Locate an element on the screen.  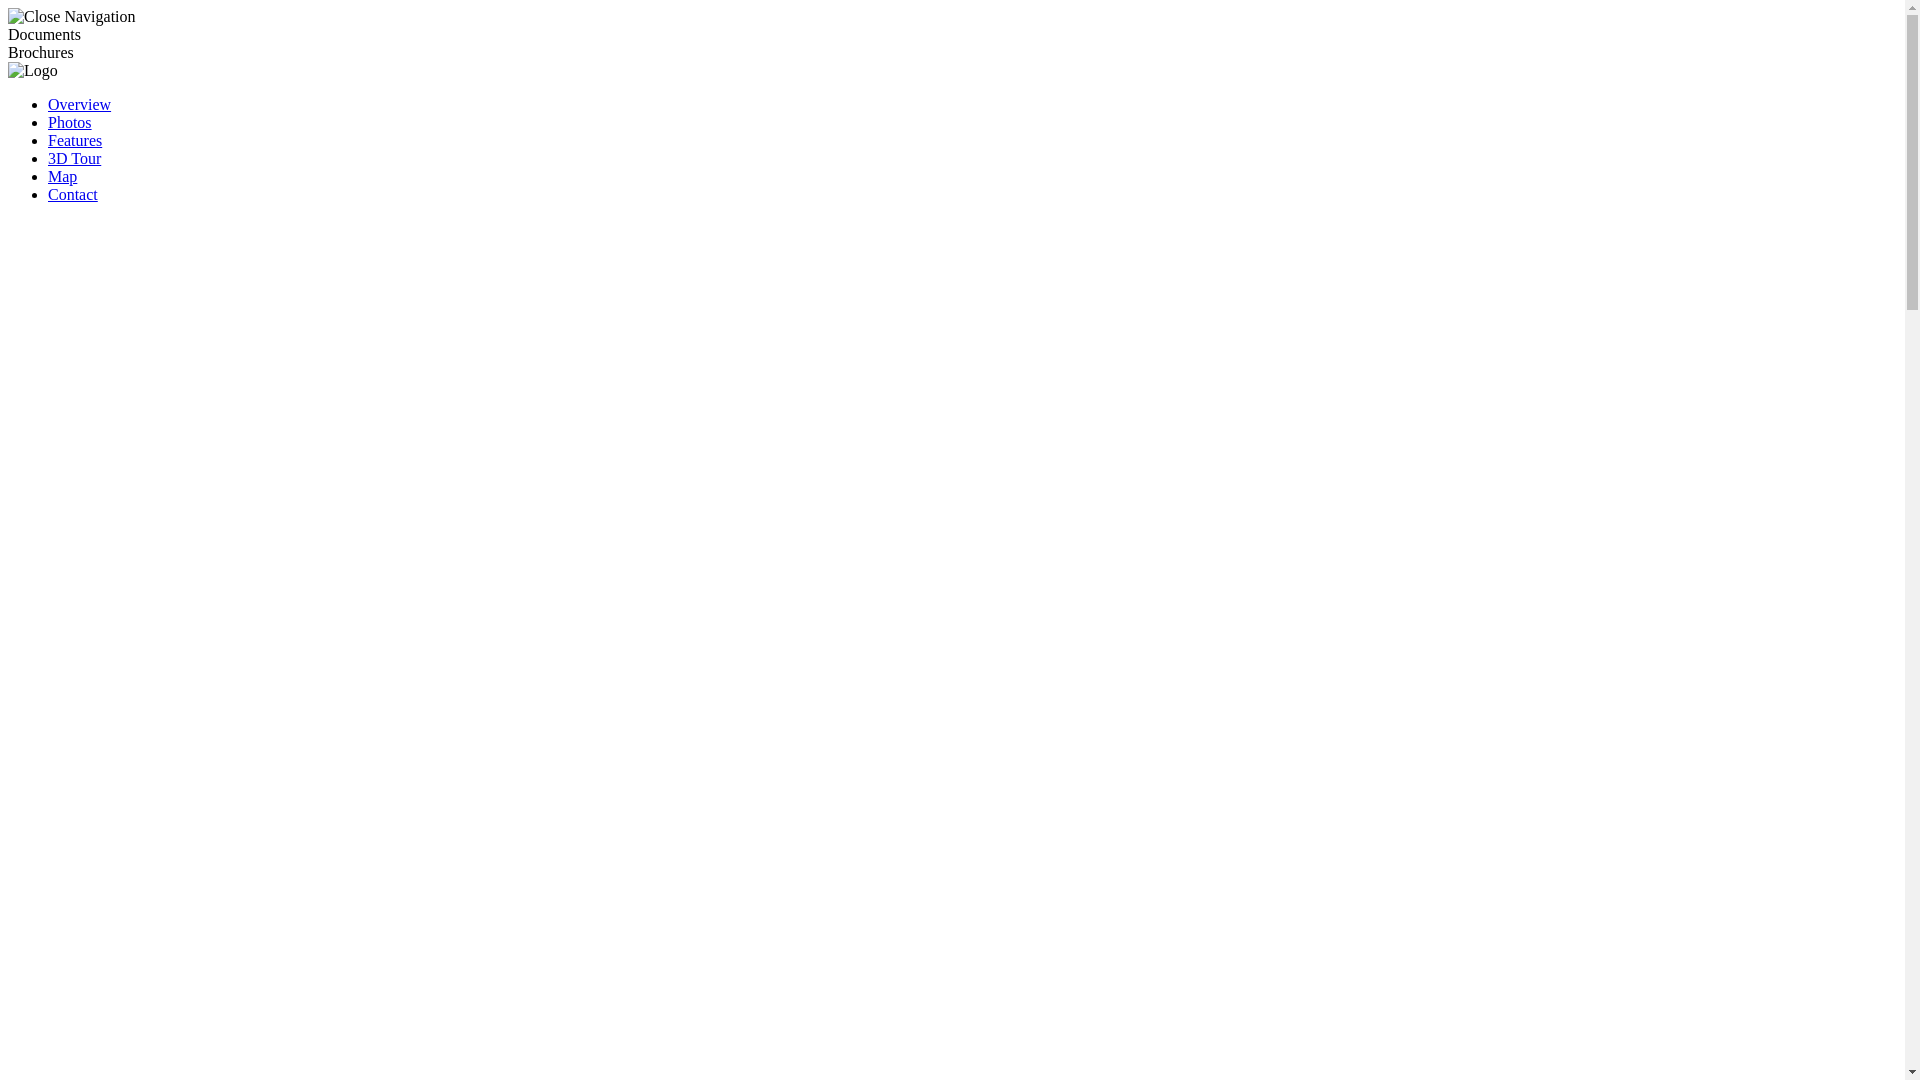
'3D Tour' is located at coordinates (74, 157).